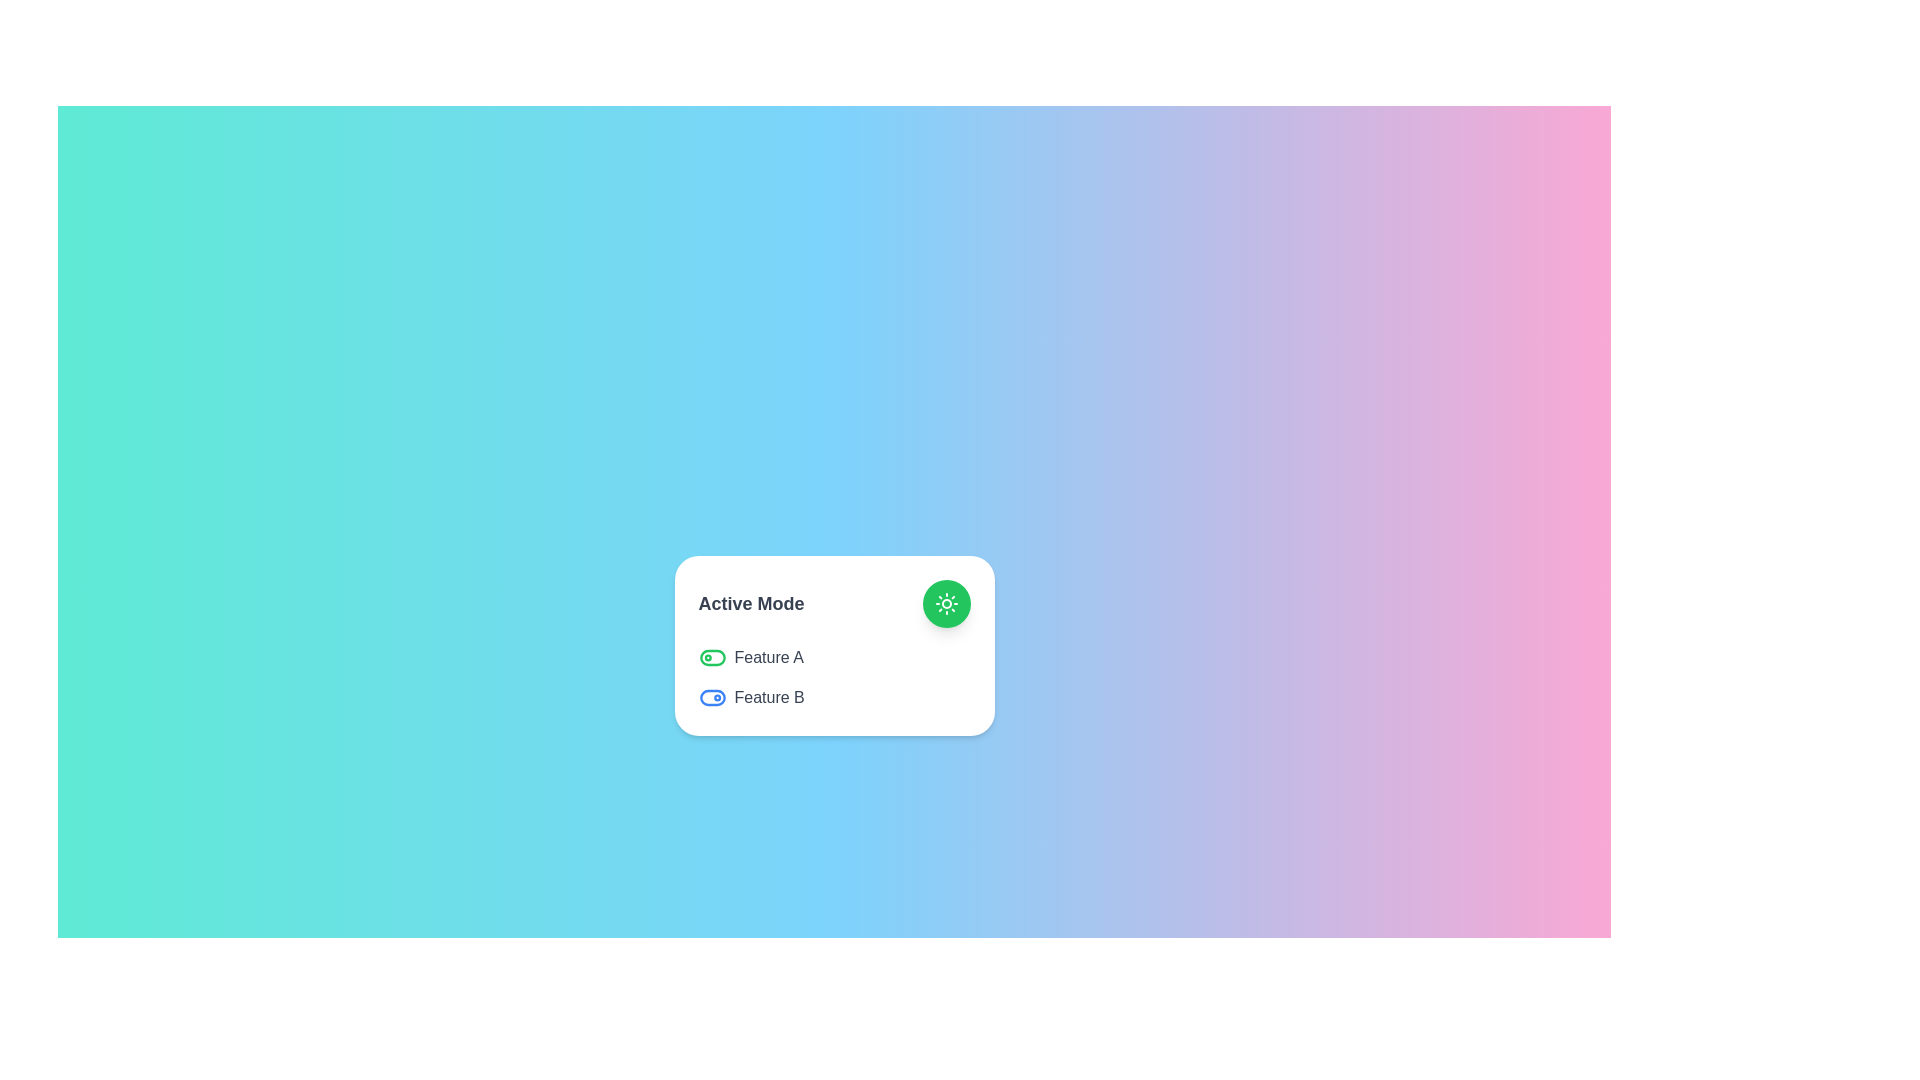  Describe the element at coordinates (712, 658) in the screenshot. I see `the appearance of the green rectangular background for the toggle switch located in the top-right area of the card labeled 'Active Mode'` at that location.